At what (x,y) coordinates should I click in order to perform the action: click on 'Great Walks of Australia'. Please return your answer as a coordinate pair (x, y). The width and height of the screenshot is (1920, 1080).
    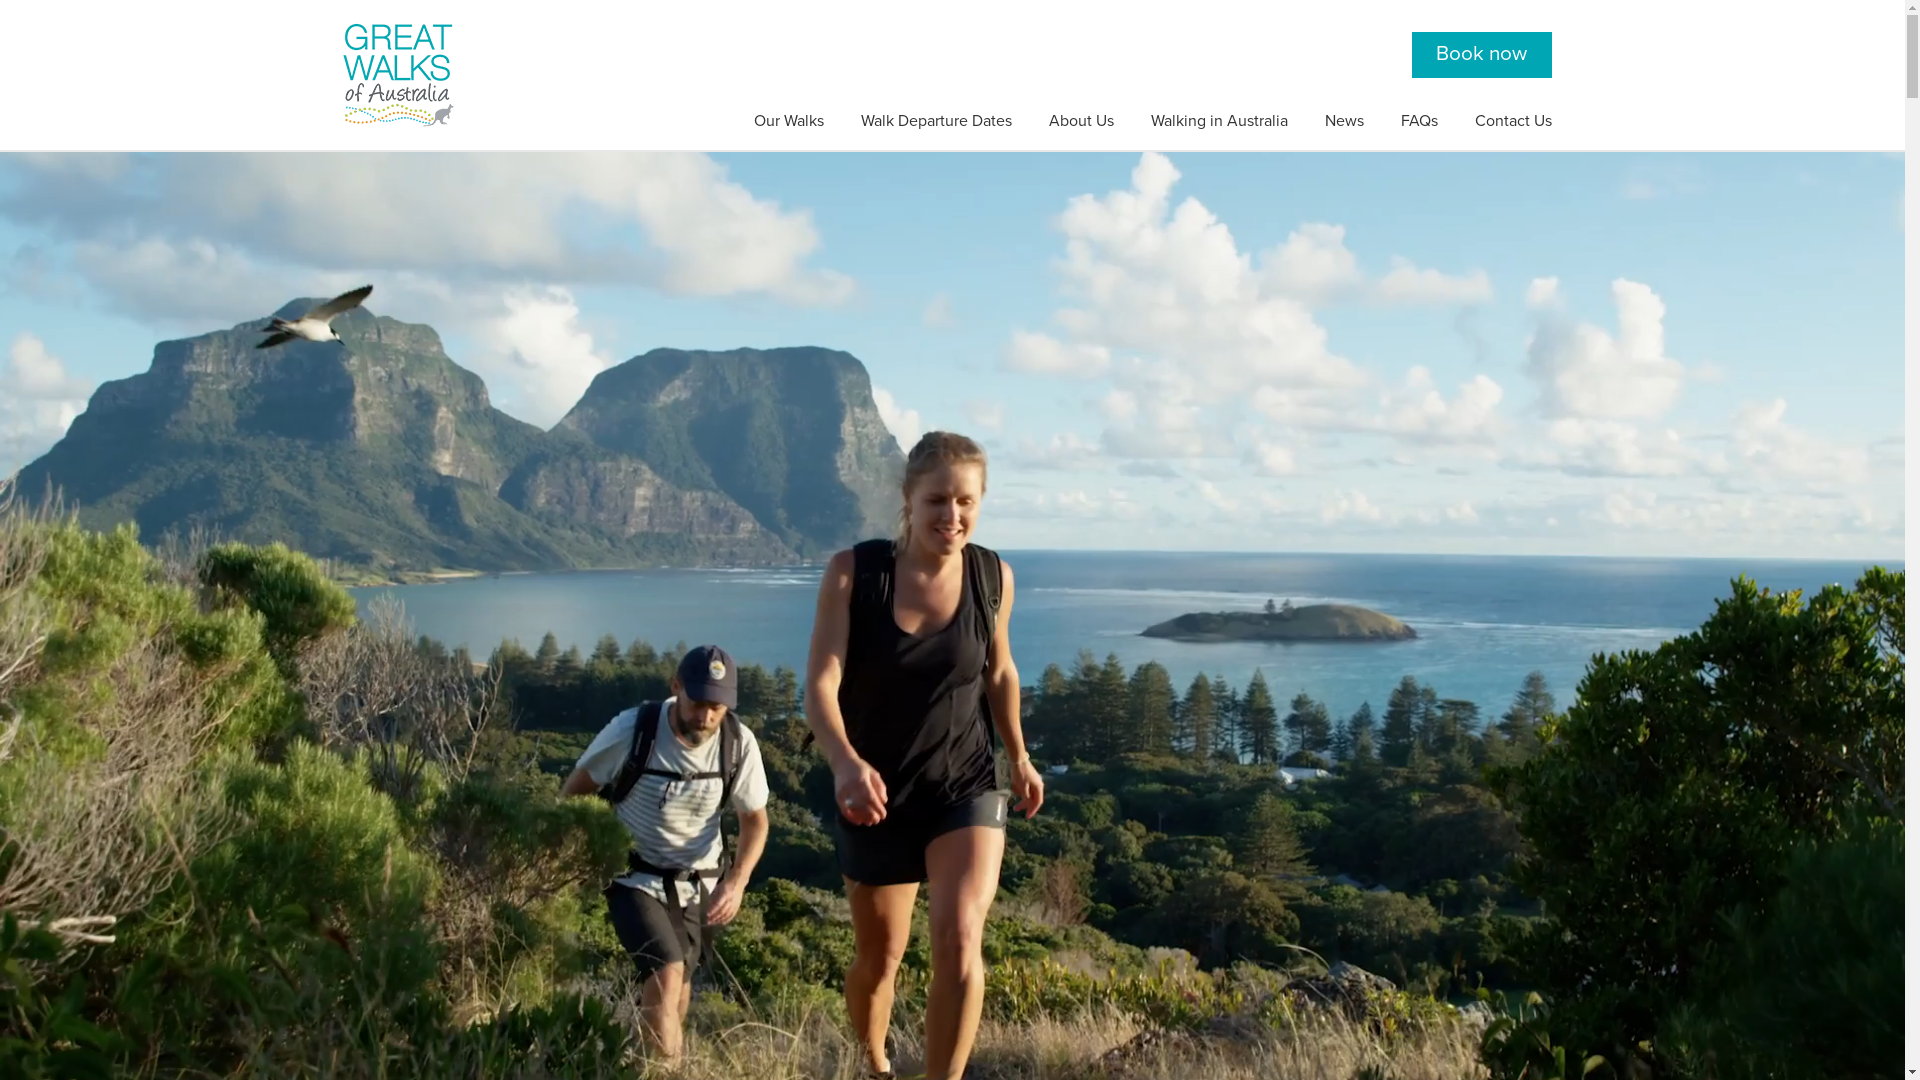
    Looking at the image, I should click on (398, 73).